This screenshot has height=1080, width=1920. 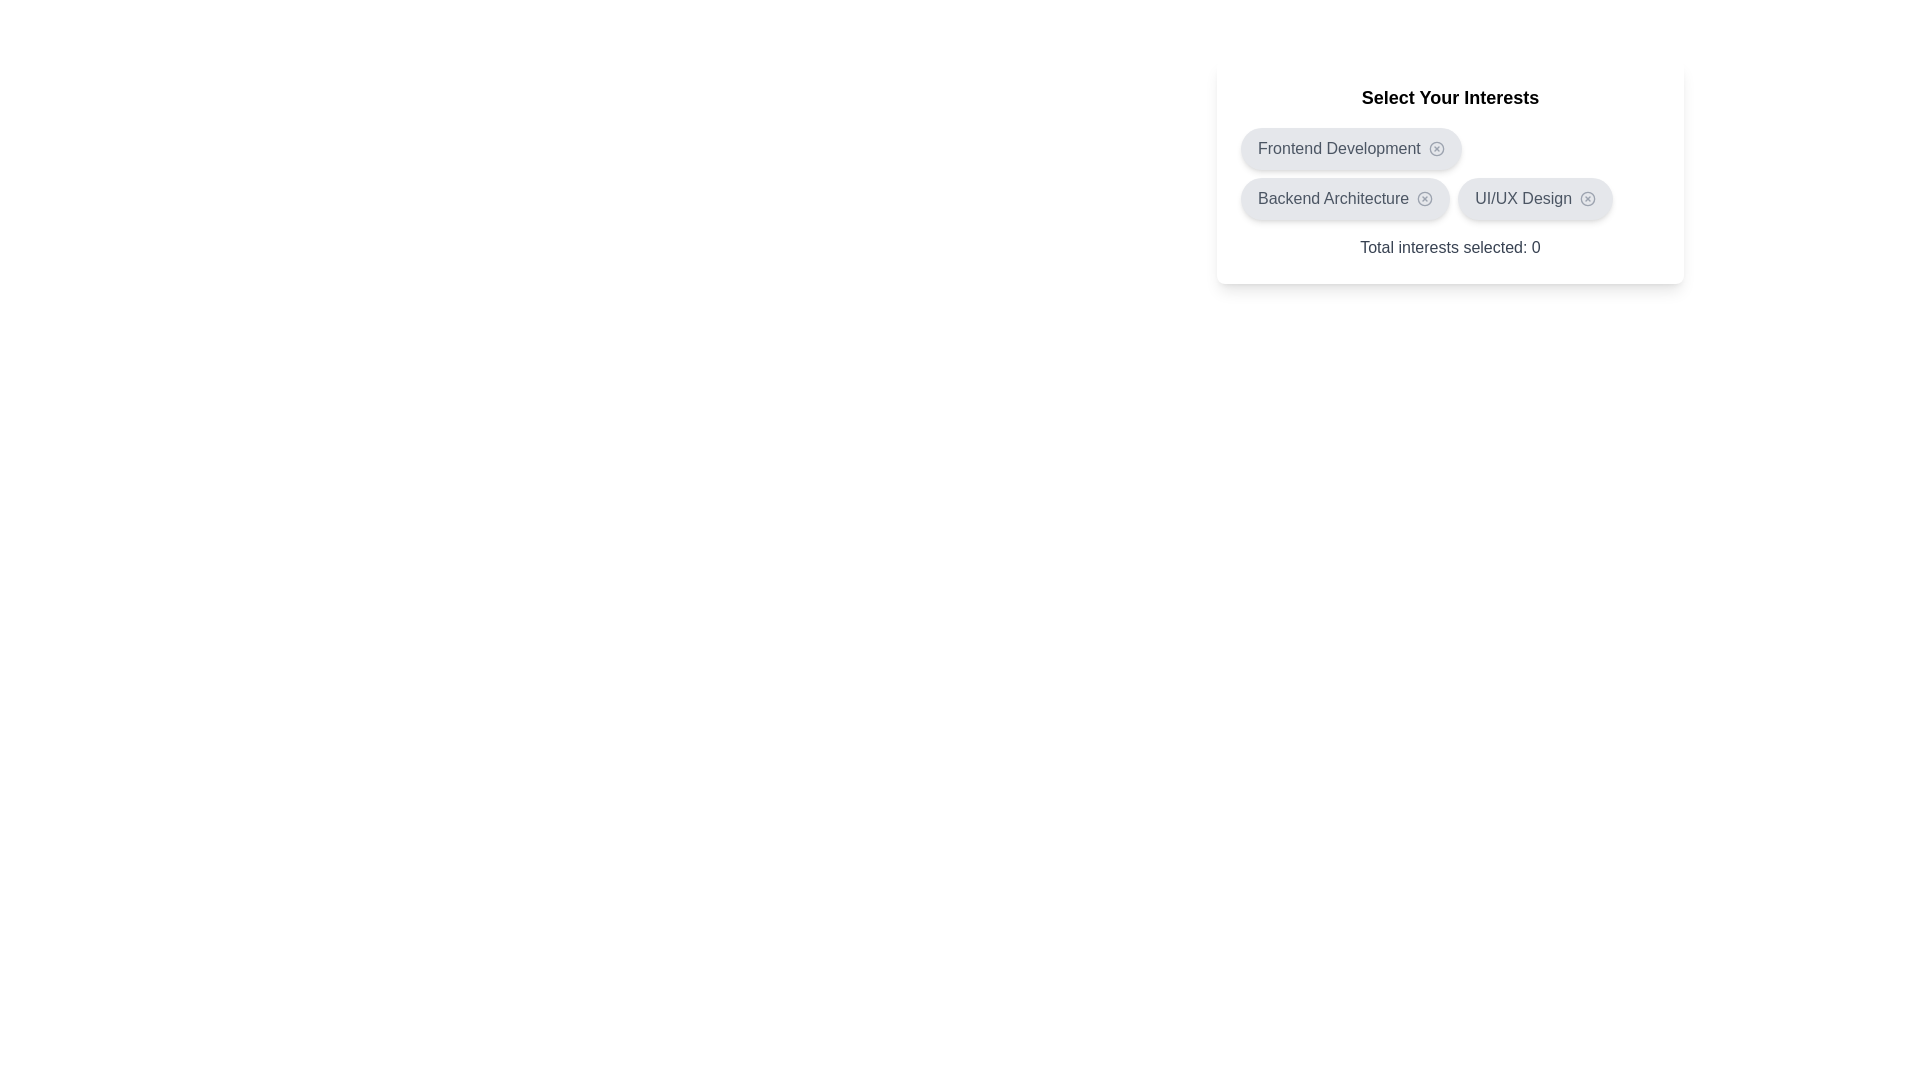 What do you see at coordinates (1450, 97) in the screenshot?
I see `the header text 'Select Your Interests' which is bold and large, positioned at the top of the selection panel` at bounding box center [1450, 97].